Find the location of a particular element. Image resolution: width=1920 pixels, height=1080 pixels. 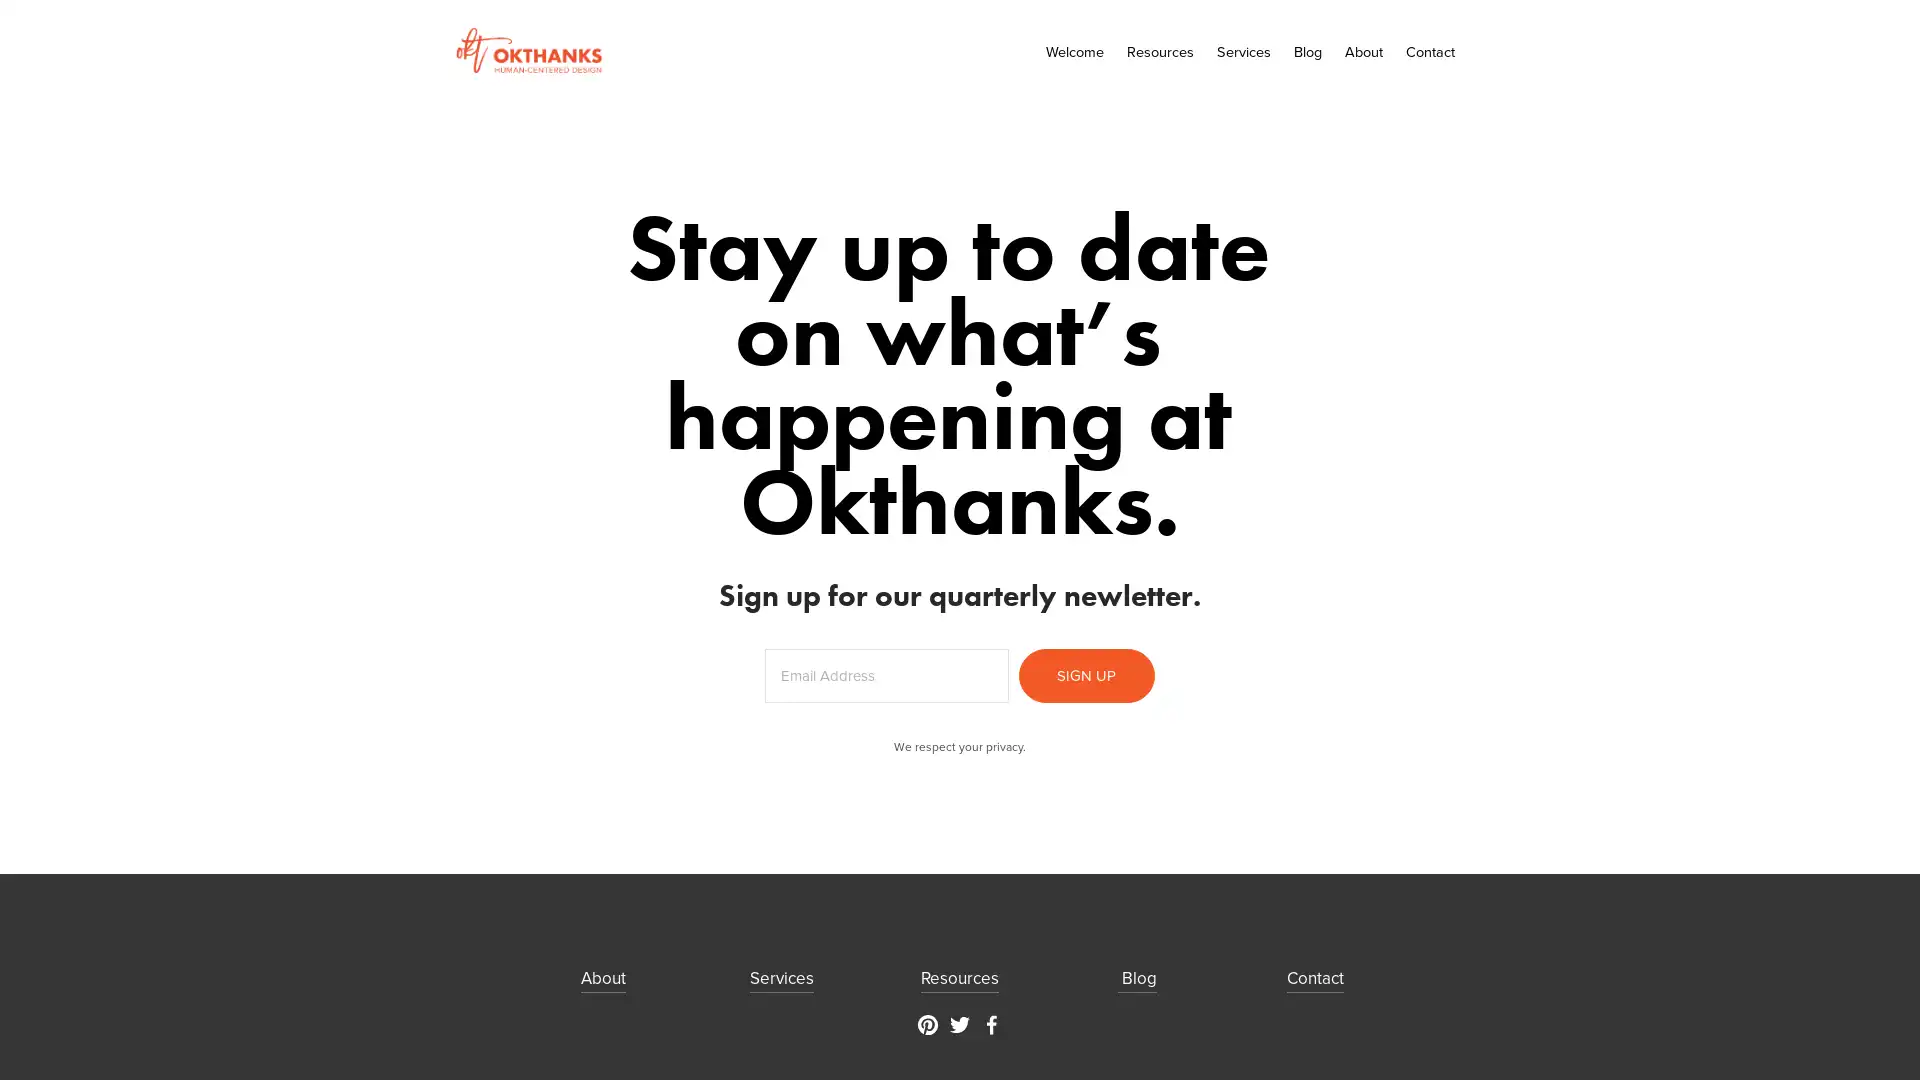

SIGN UP is located at coordinates (1084, 675).